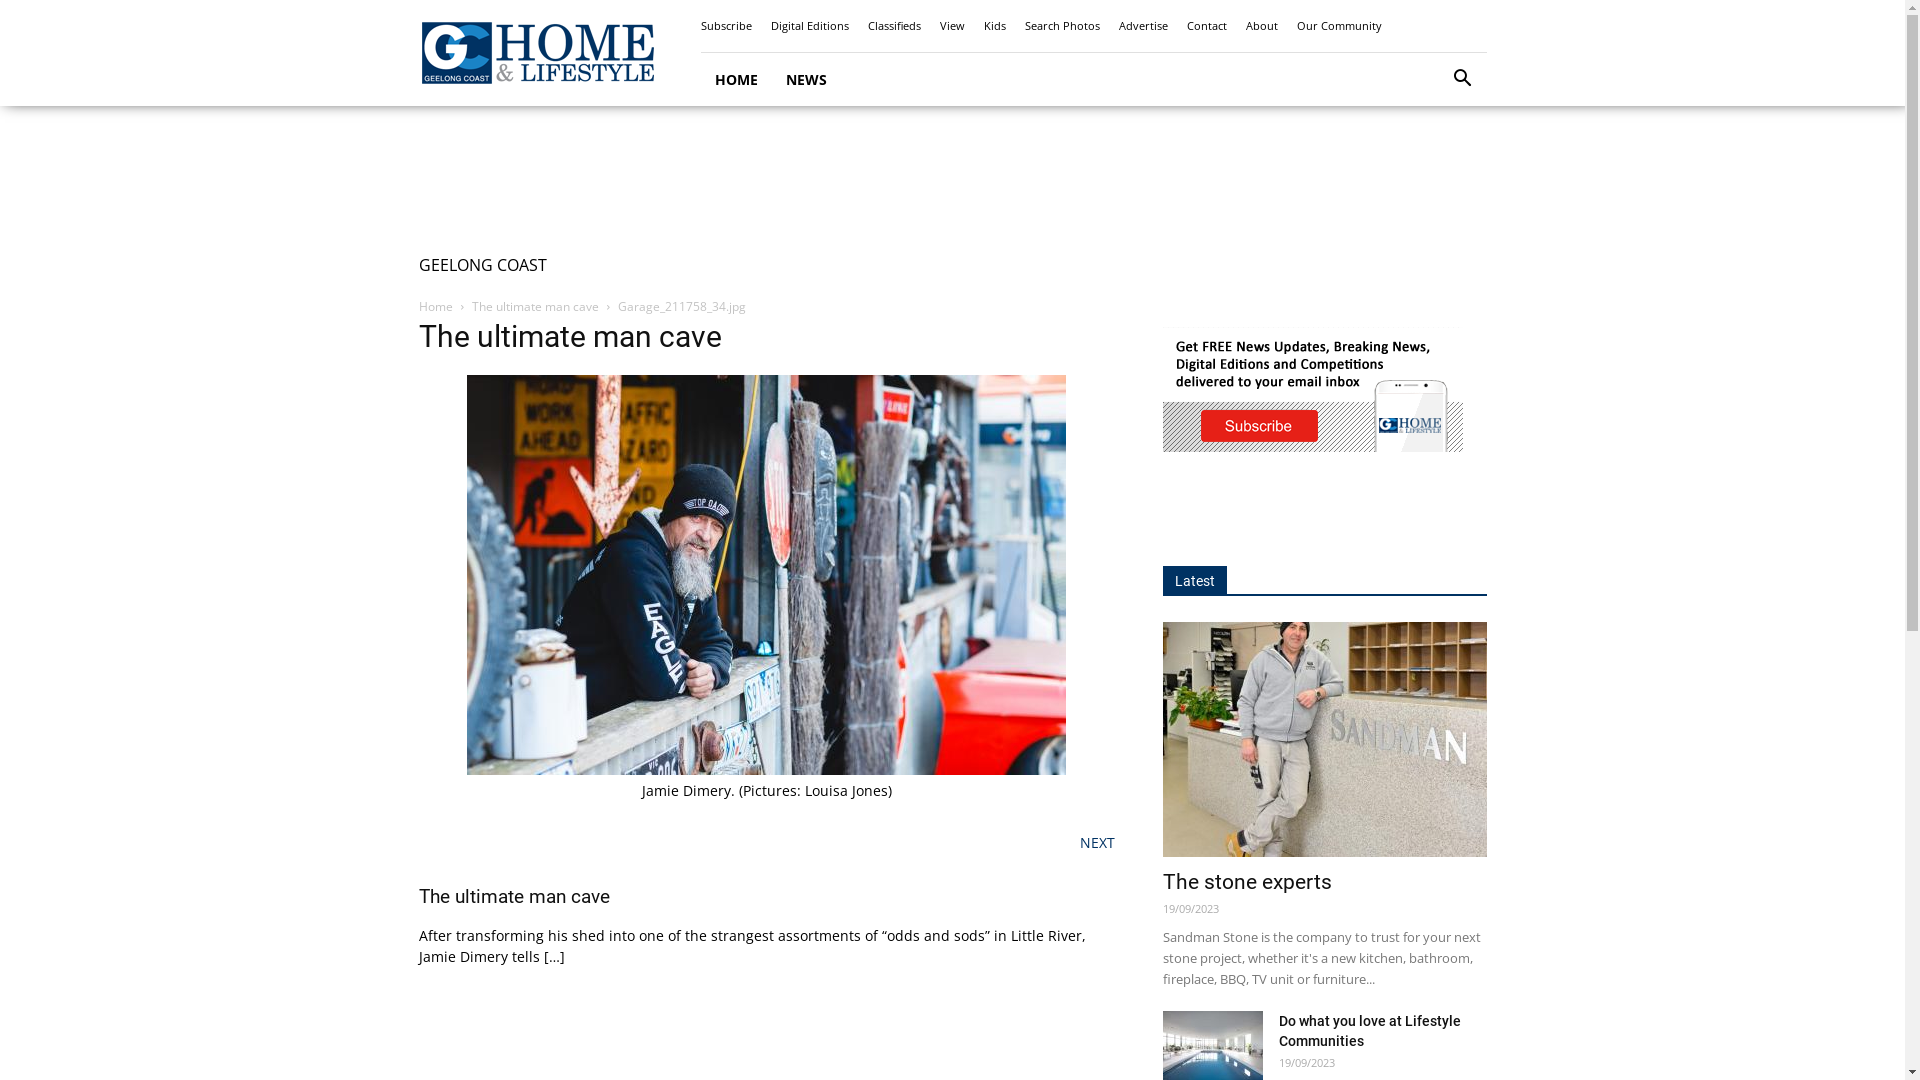 This screenshot has width=1920, height=1080. I want to click on 'Digital Editions', so click(809, 25).